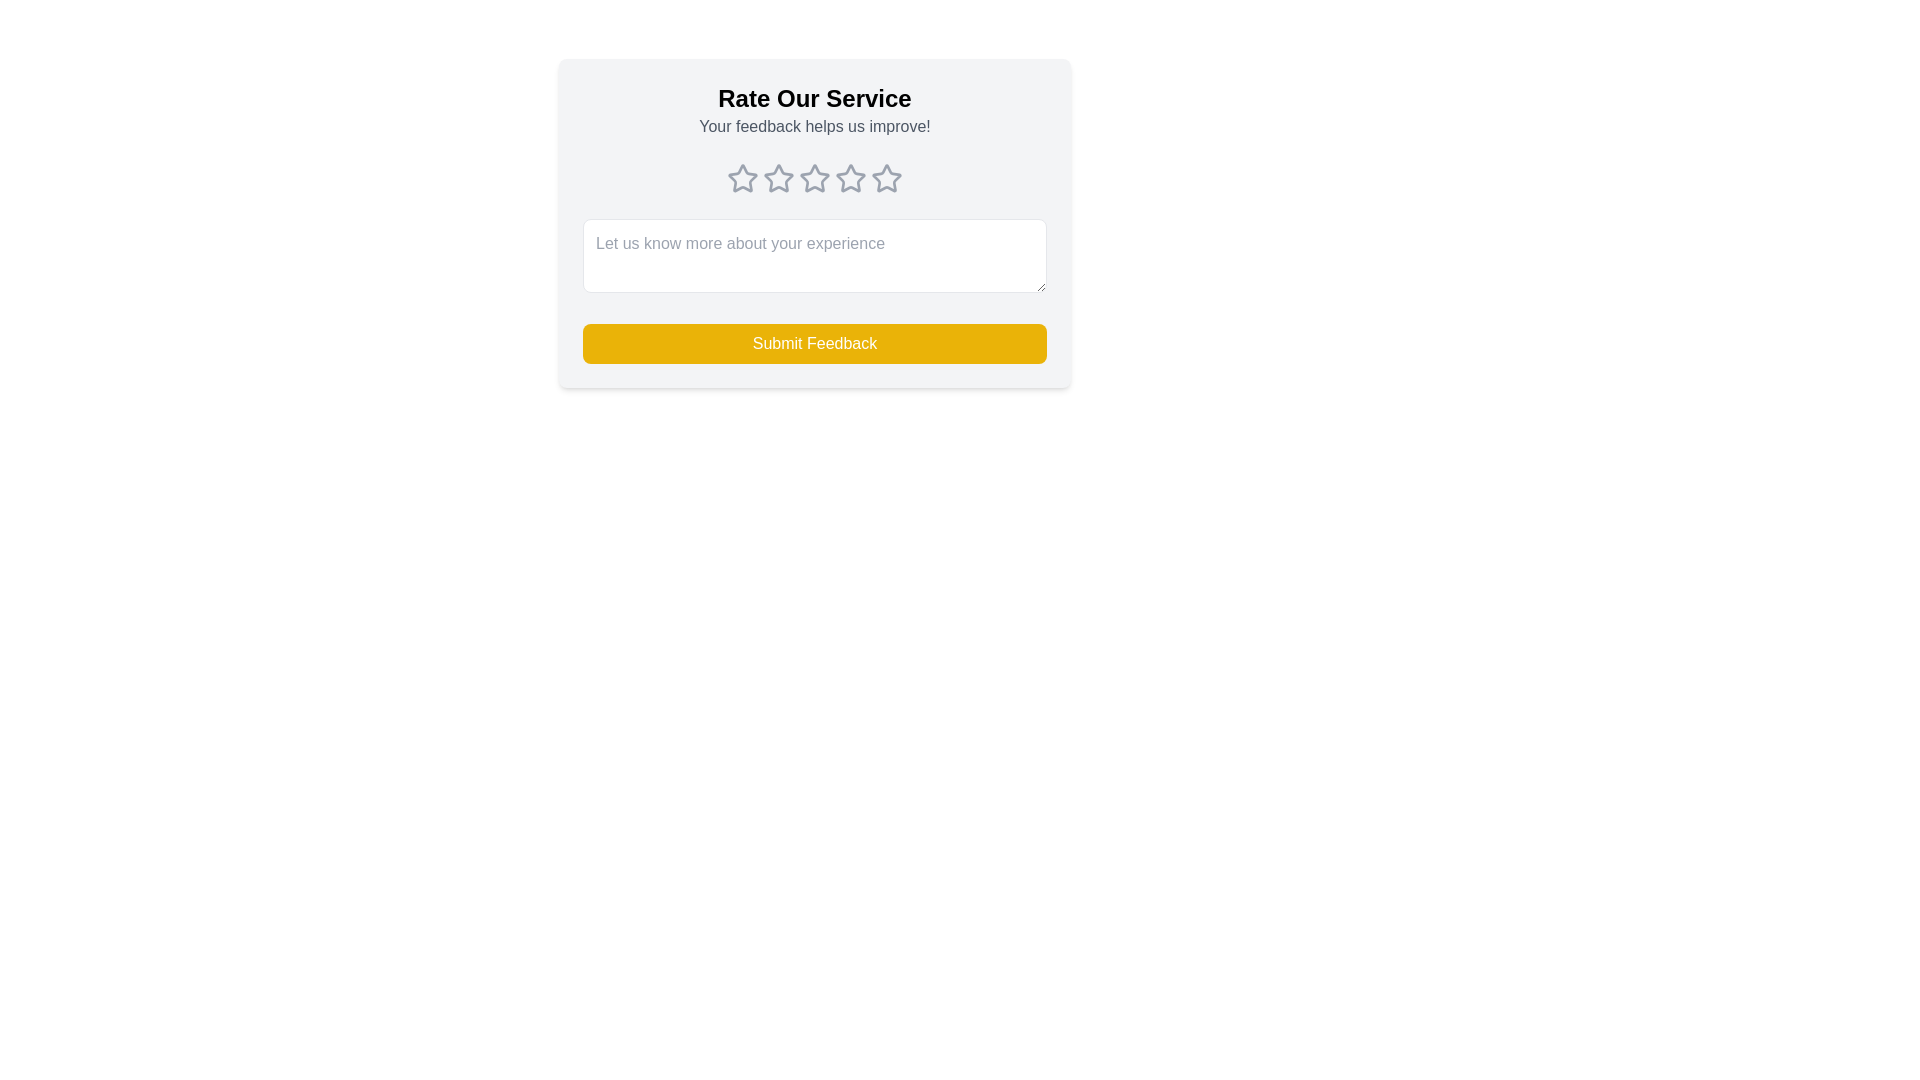 The height and width of the screenshot is (1080, 1920). I want to click on the second star-shaped rating icon, which is part of a 5-star rating system displayed under the text 'Rate Our Service', so click(777, 177).